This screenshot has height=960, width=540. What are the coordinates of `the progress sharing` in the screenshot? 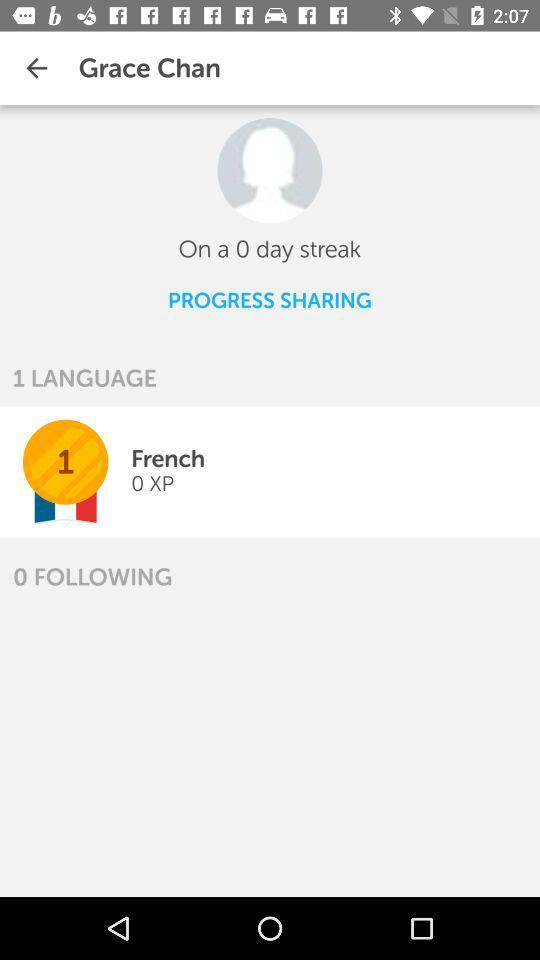 It's located at (269, 299).